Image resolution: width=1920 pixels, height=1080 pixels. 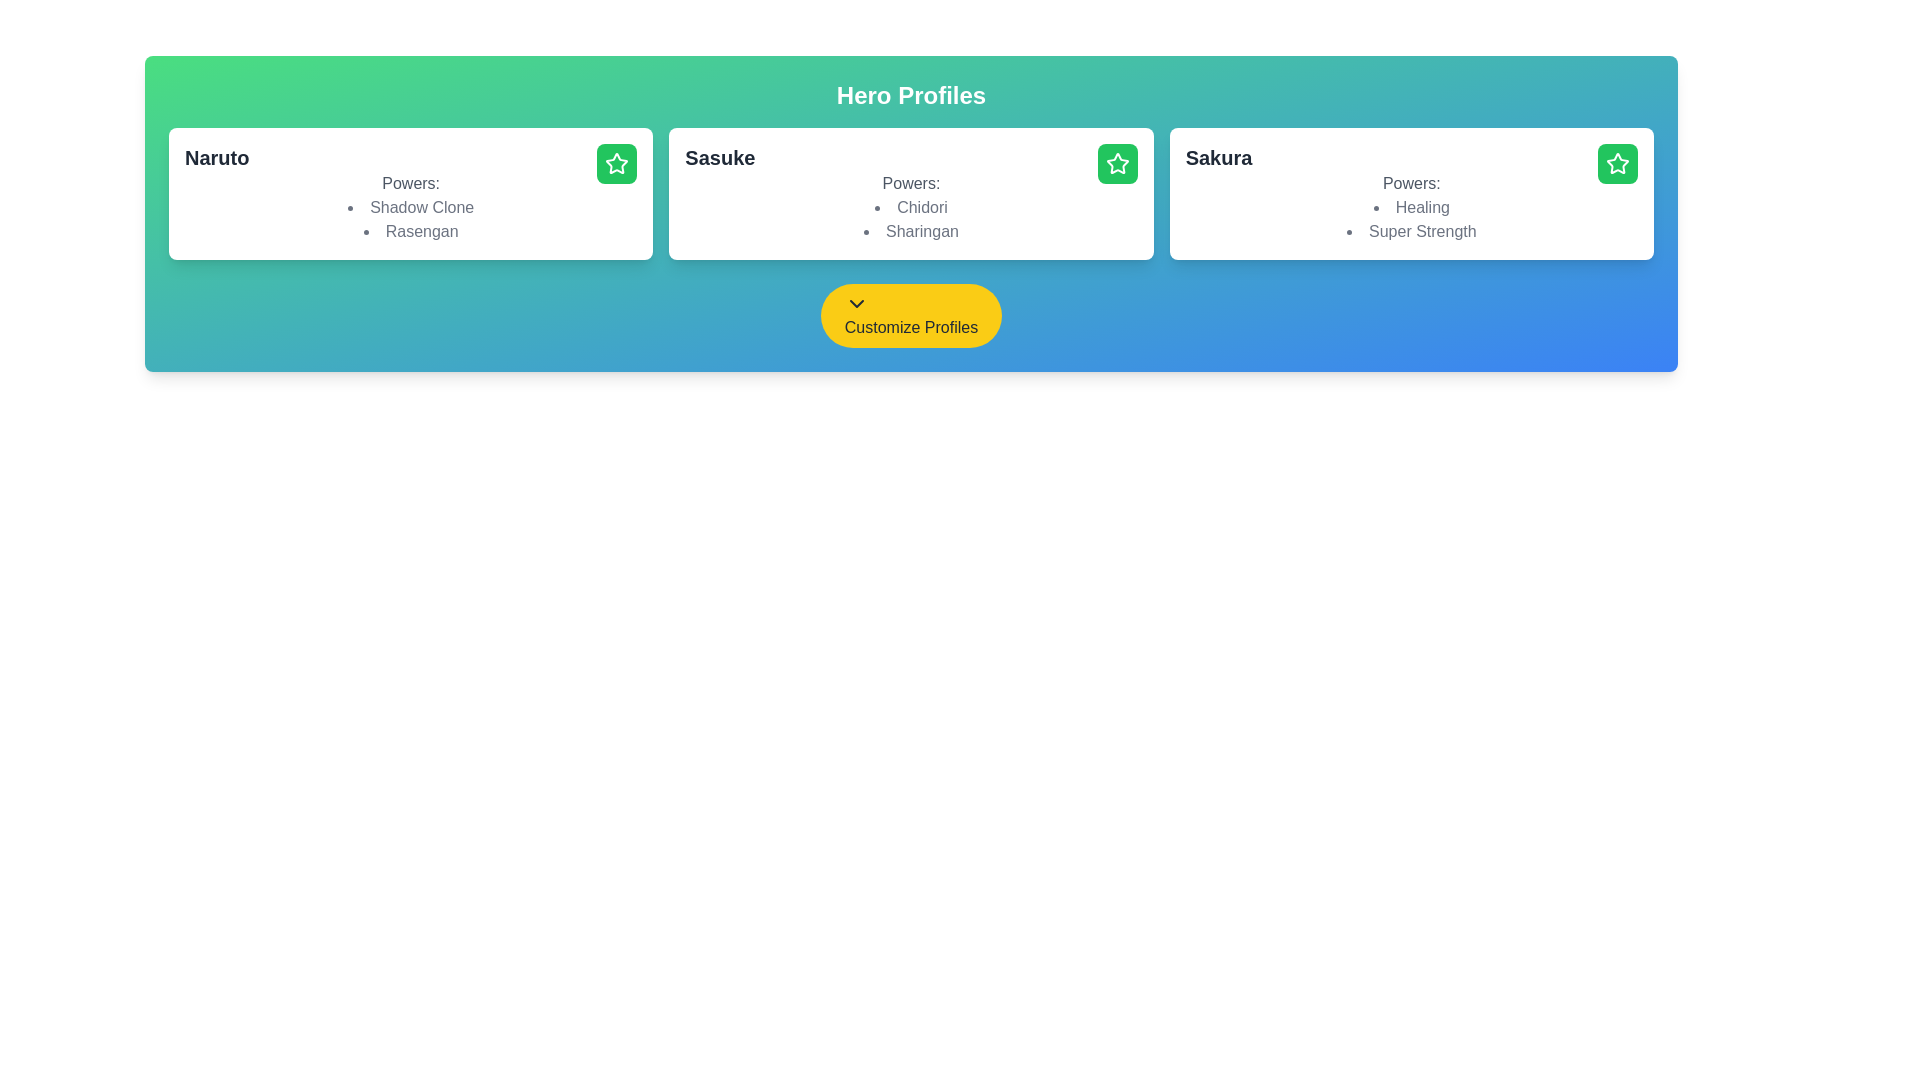 I want to click on the circular button with a green background and a white star icon located in the top-right corner of the 'Sakura' card to interact, so click(x=1617, y=163).